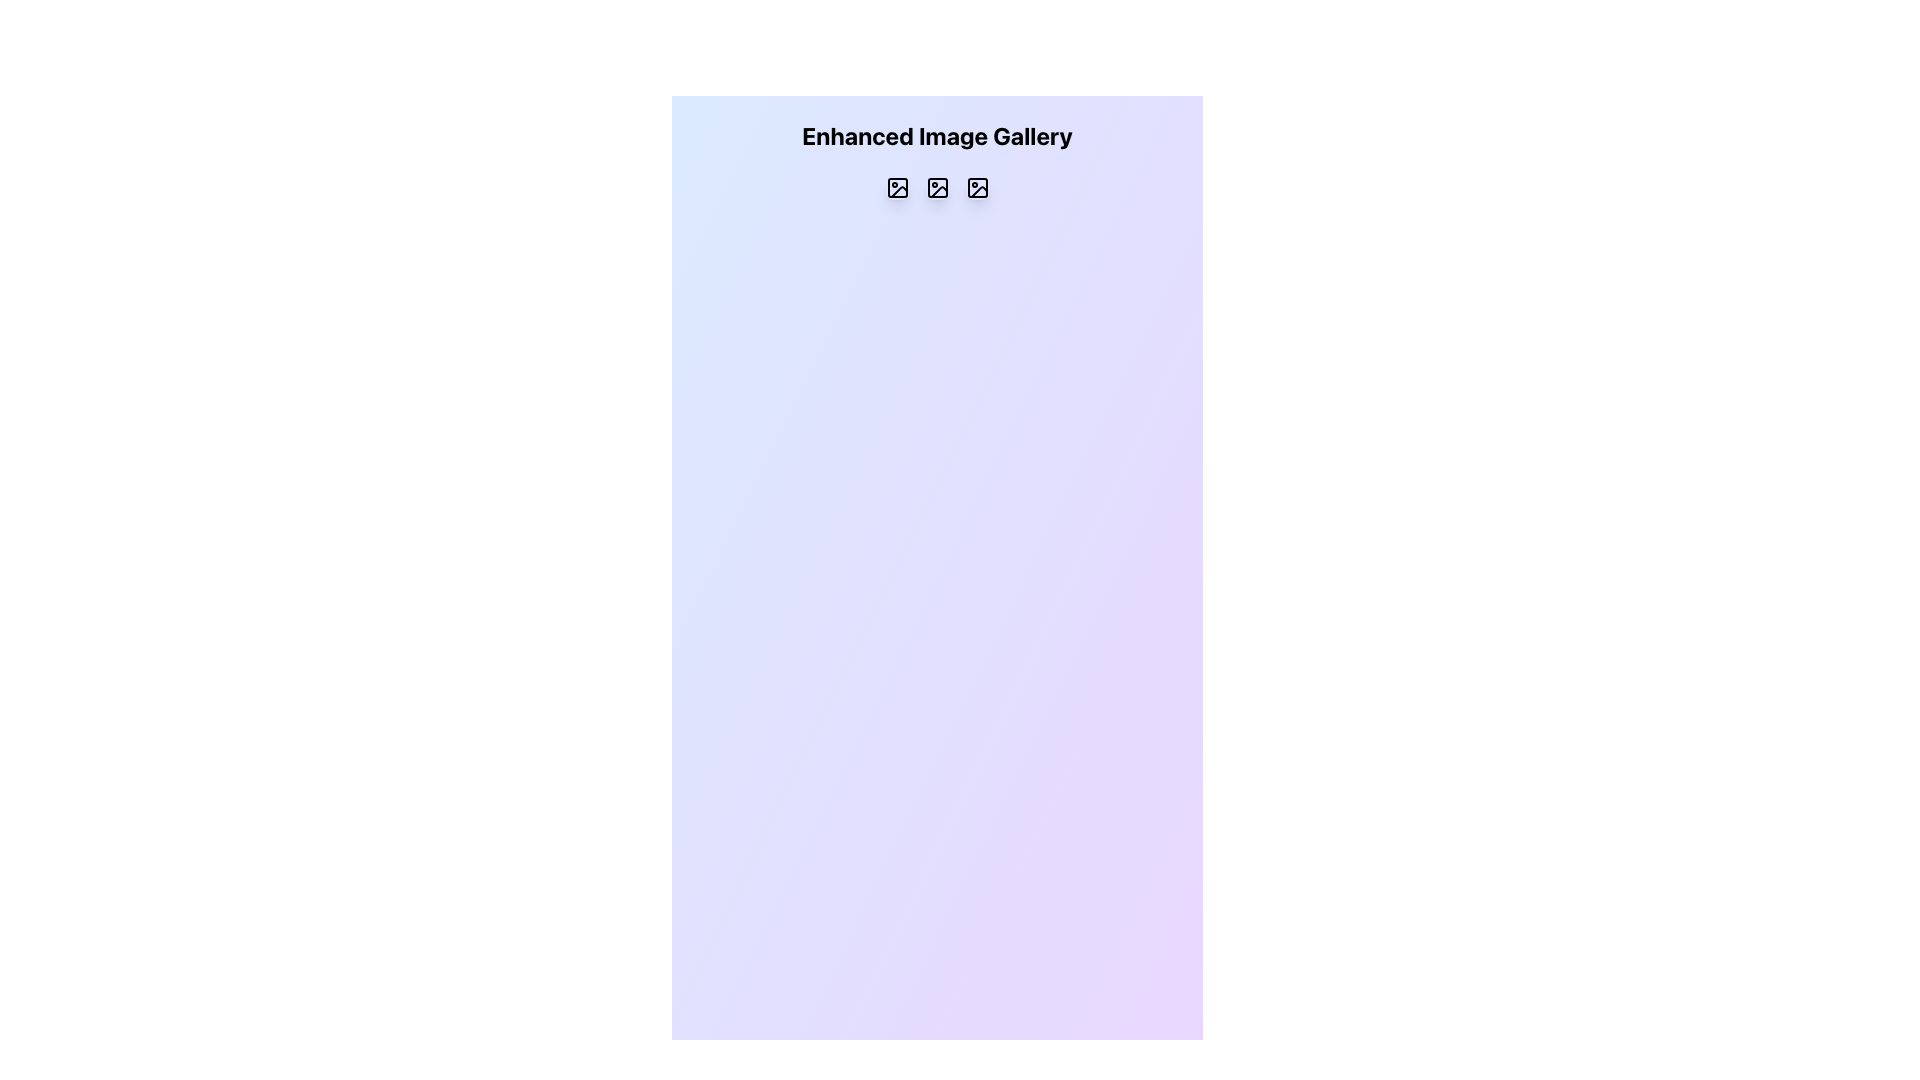 The width and height of the screenshot is (1920, 1080). Describe the element at coordinates (936, 188) in the screenshot. I see `the icon button located in the middle column of the grid layout beneath the 'Enhanced Image Gallery' header` at that location.